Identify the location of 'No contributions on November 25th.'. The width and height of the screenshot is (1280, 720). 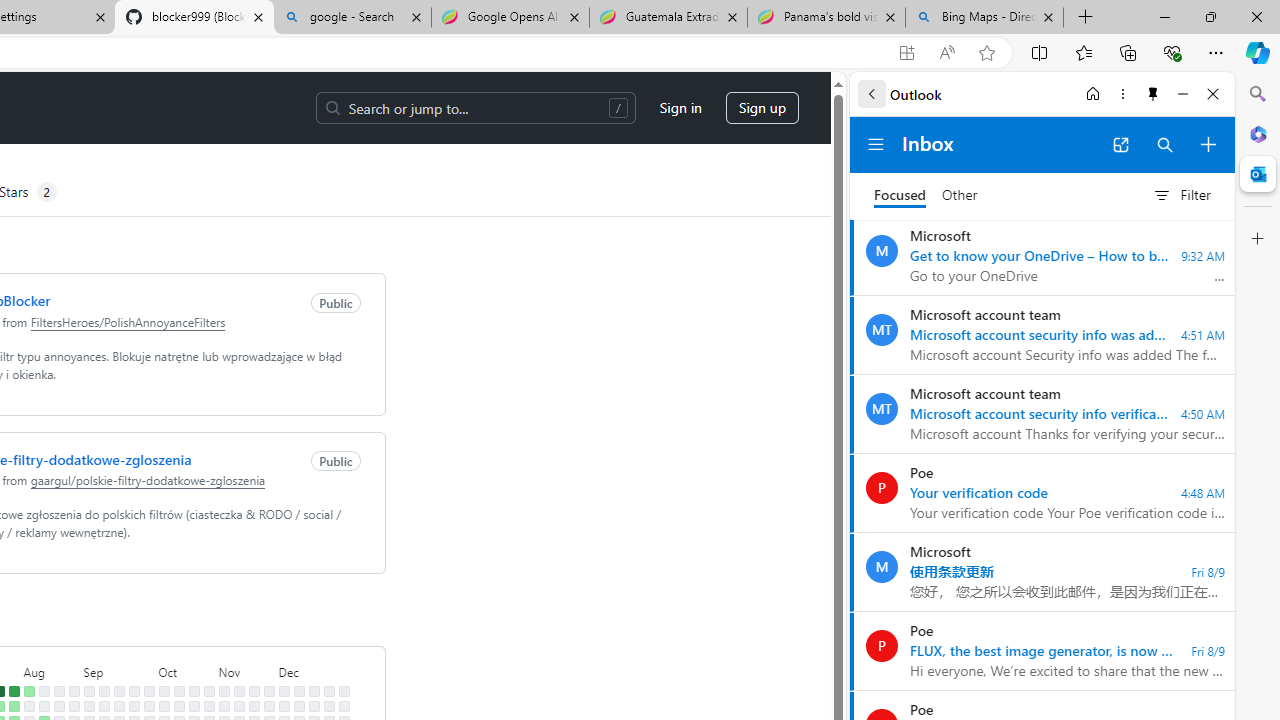
(267, 705).